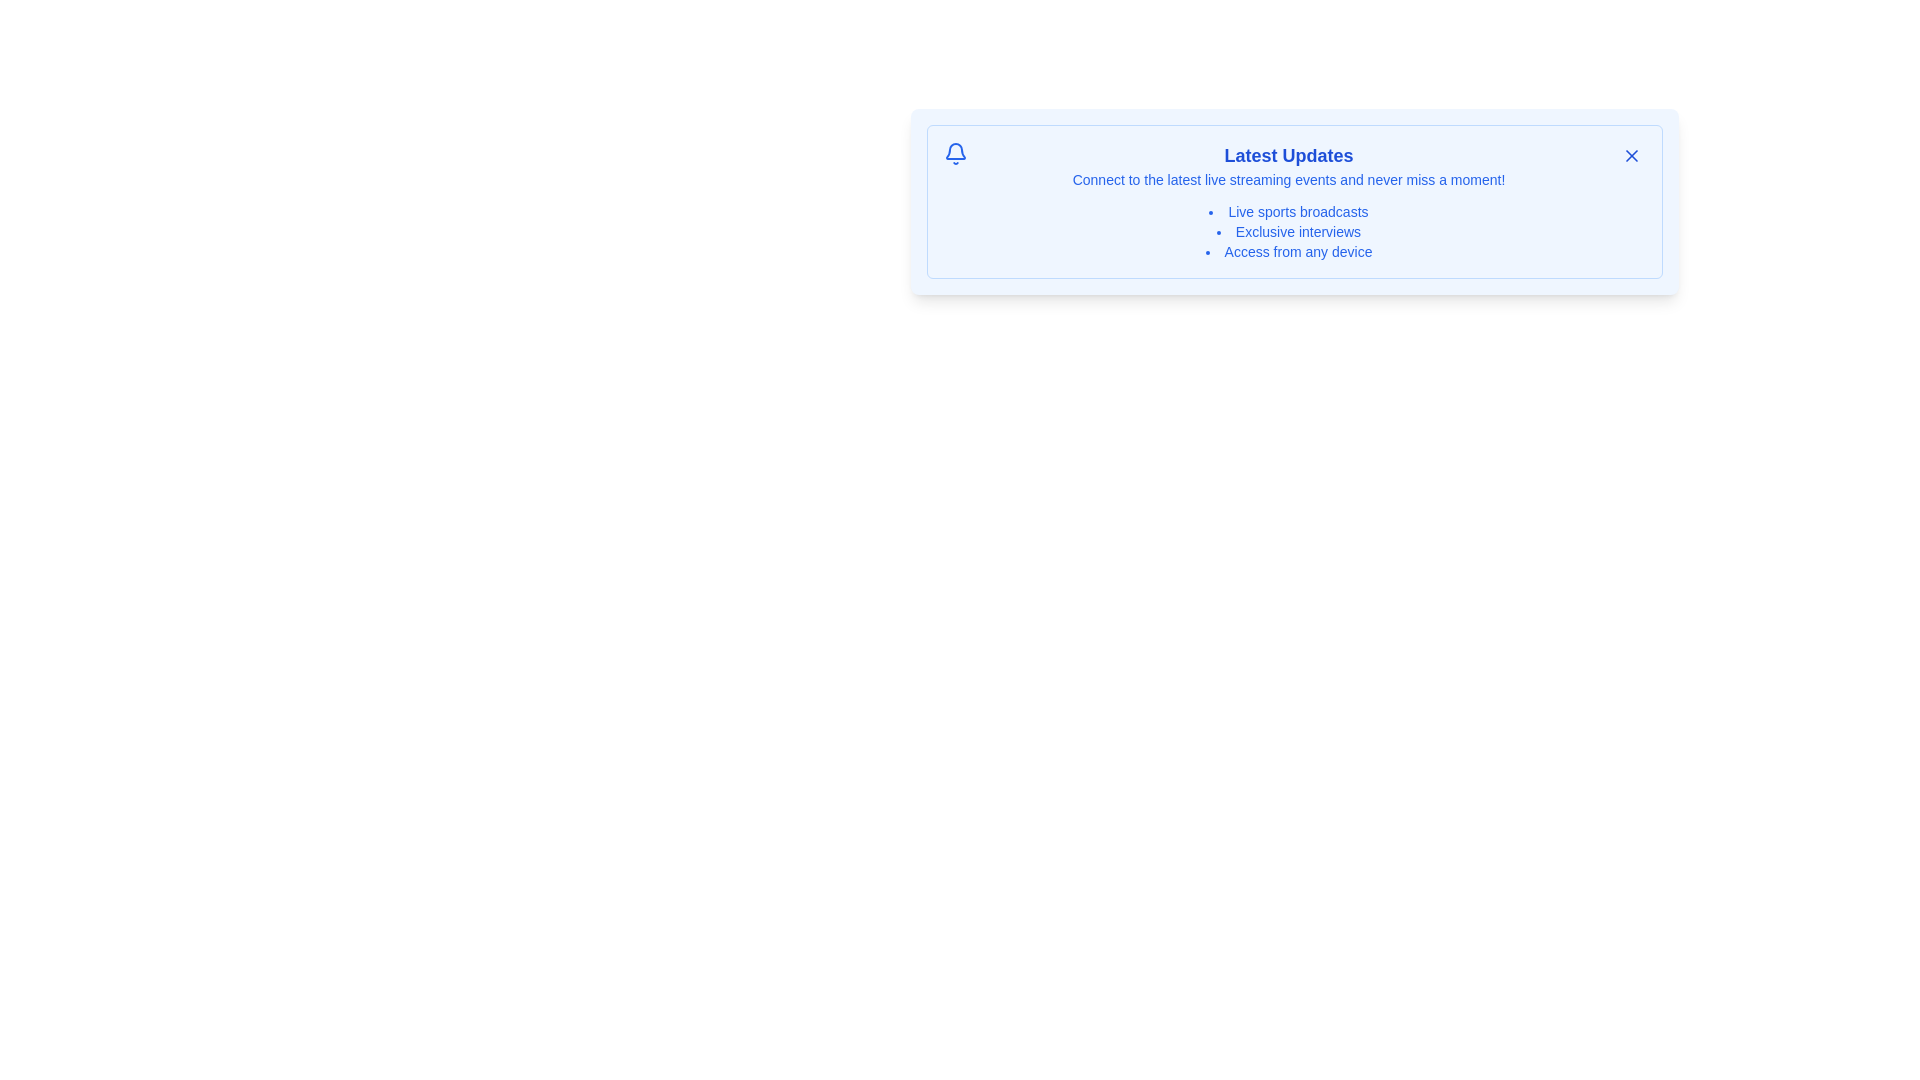  What do you see at coordinates (1295, 201) in the screenshot?
I see `the notification area to focus on its text` at bounding box center [1295, 201].